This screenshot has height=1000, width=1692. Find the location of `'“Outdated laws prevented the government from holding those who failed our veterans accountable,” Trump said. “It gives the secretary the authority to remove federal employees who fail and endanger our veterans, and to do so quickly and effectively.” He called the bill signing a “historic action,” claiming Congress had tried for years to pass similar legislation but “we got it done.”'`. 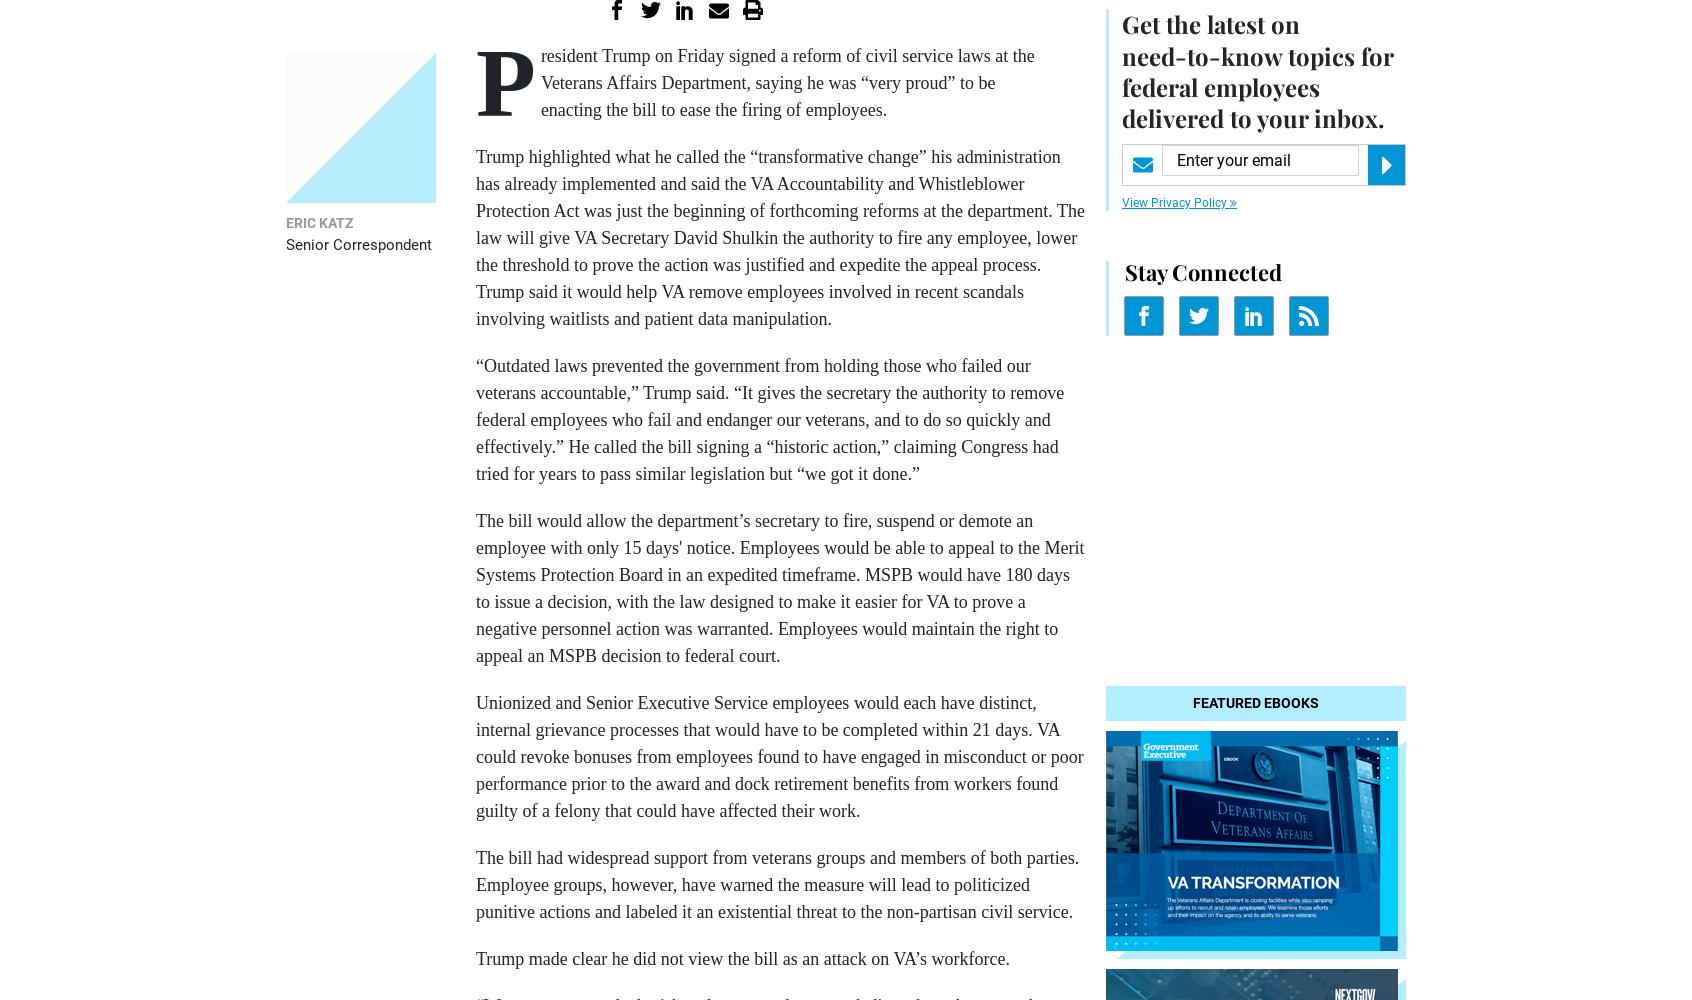

'“Outdated laws prevented the government from holding those who failed our veterans accountable,” Trump said. “It gives the secretary the authority to remove federal employees who fail and endanger our veterans, and to do so quickly and effectively.” He called the bill signing a “historic action,” claiming Congress had tried for years to pass similar legislation but “we got it done.”' is located at coordinates (769, 420).